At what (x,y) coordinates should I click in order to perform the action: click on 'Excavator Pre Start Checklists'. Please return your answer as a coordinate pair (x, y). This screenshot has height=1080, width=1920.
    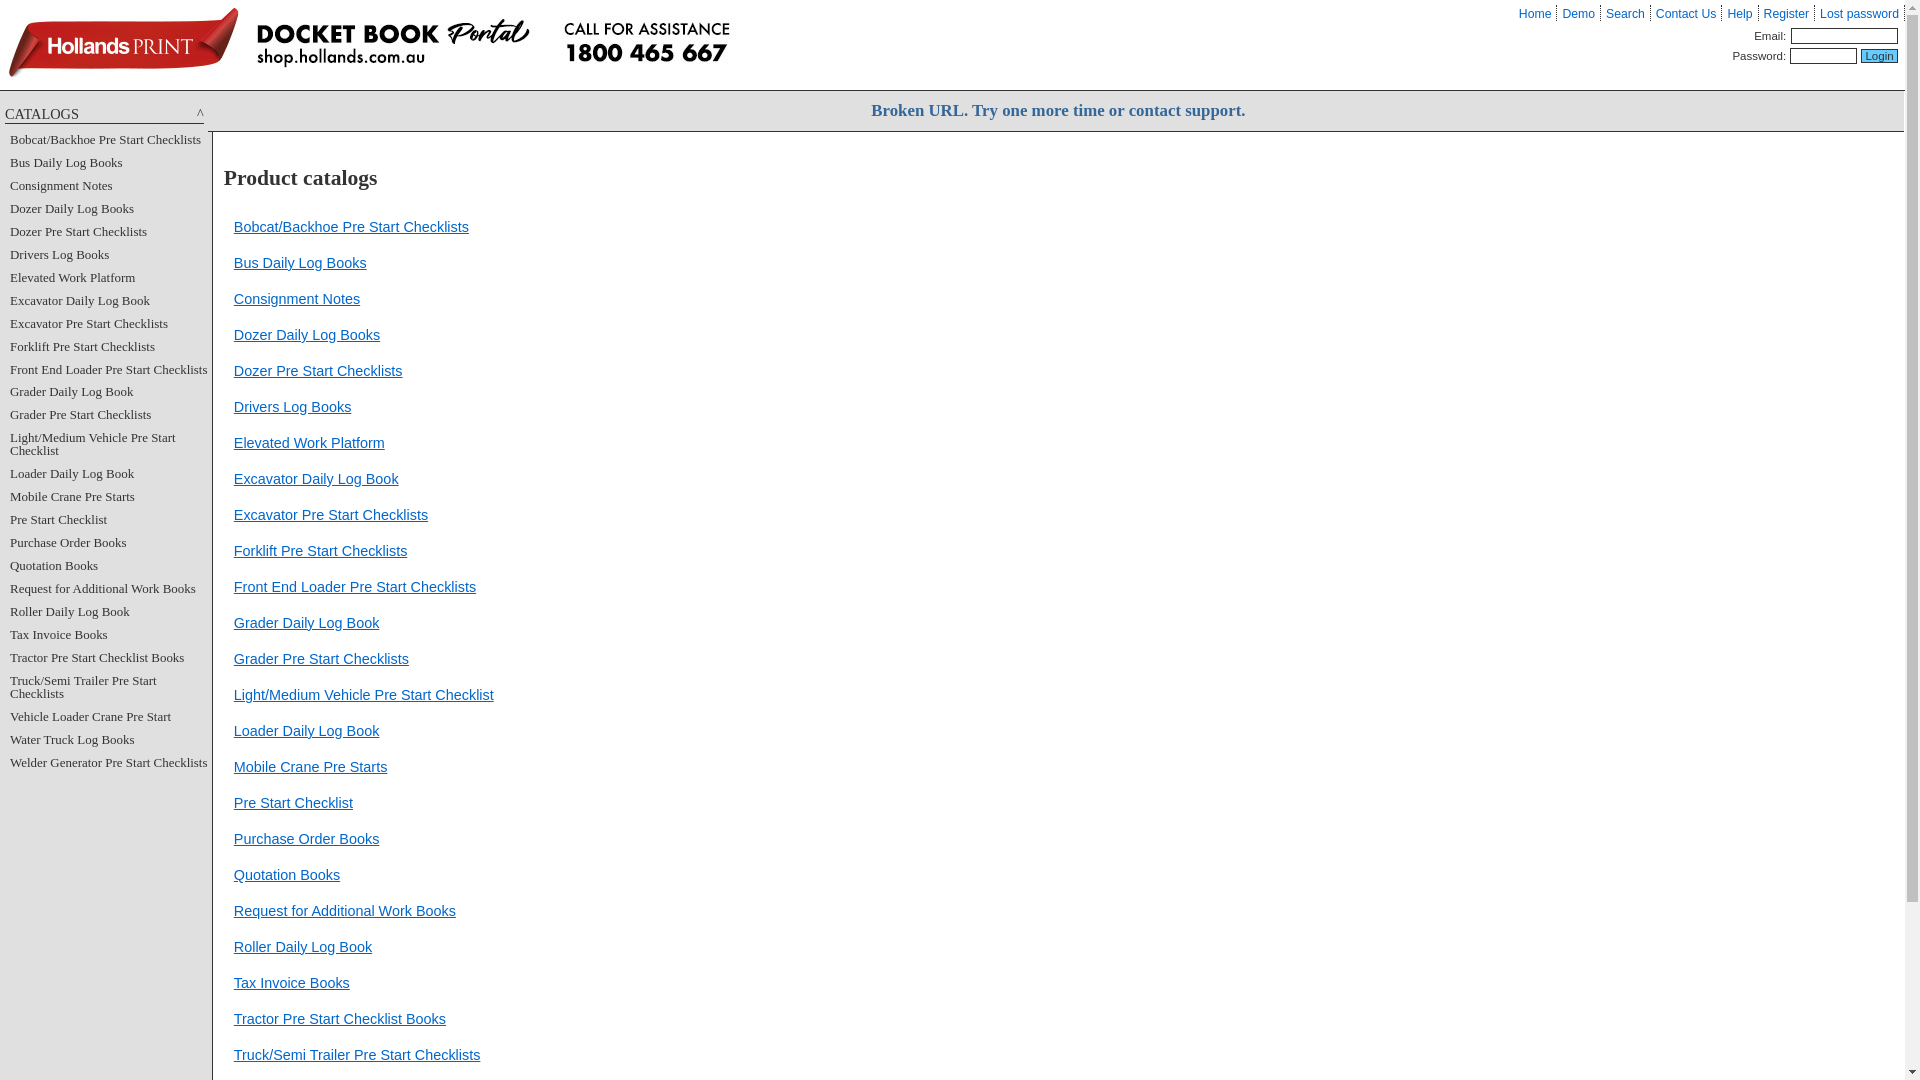
    Looking at the image, I should click on (234, 514).